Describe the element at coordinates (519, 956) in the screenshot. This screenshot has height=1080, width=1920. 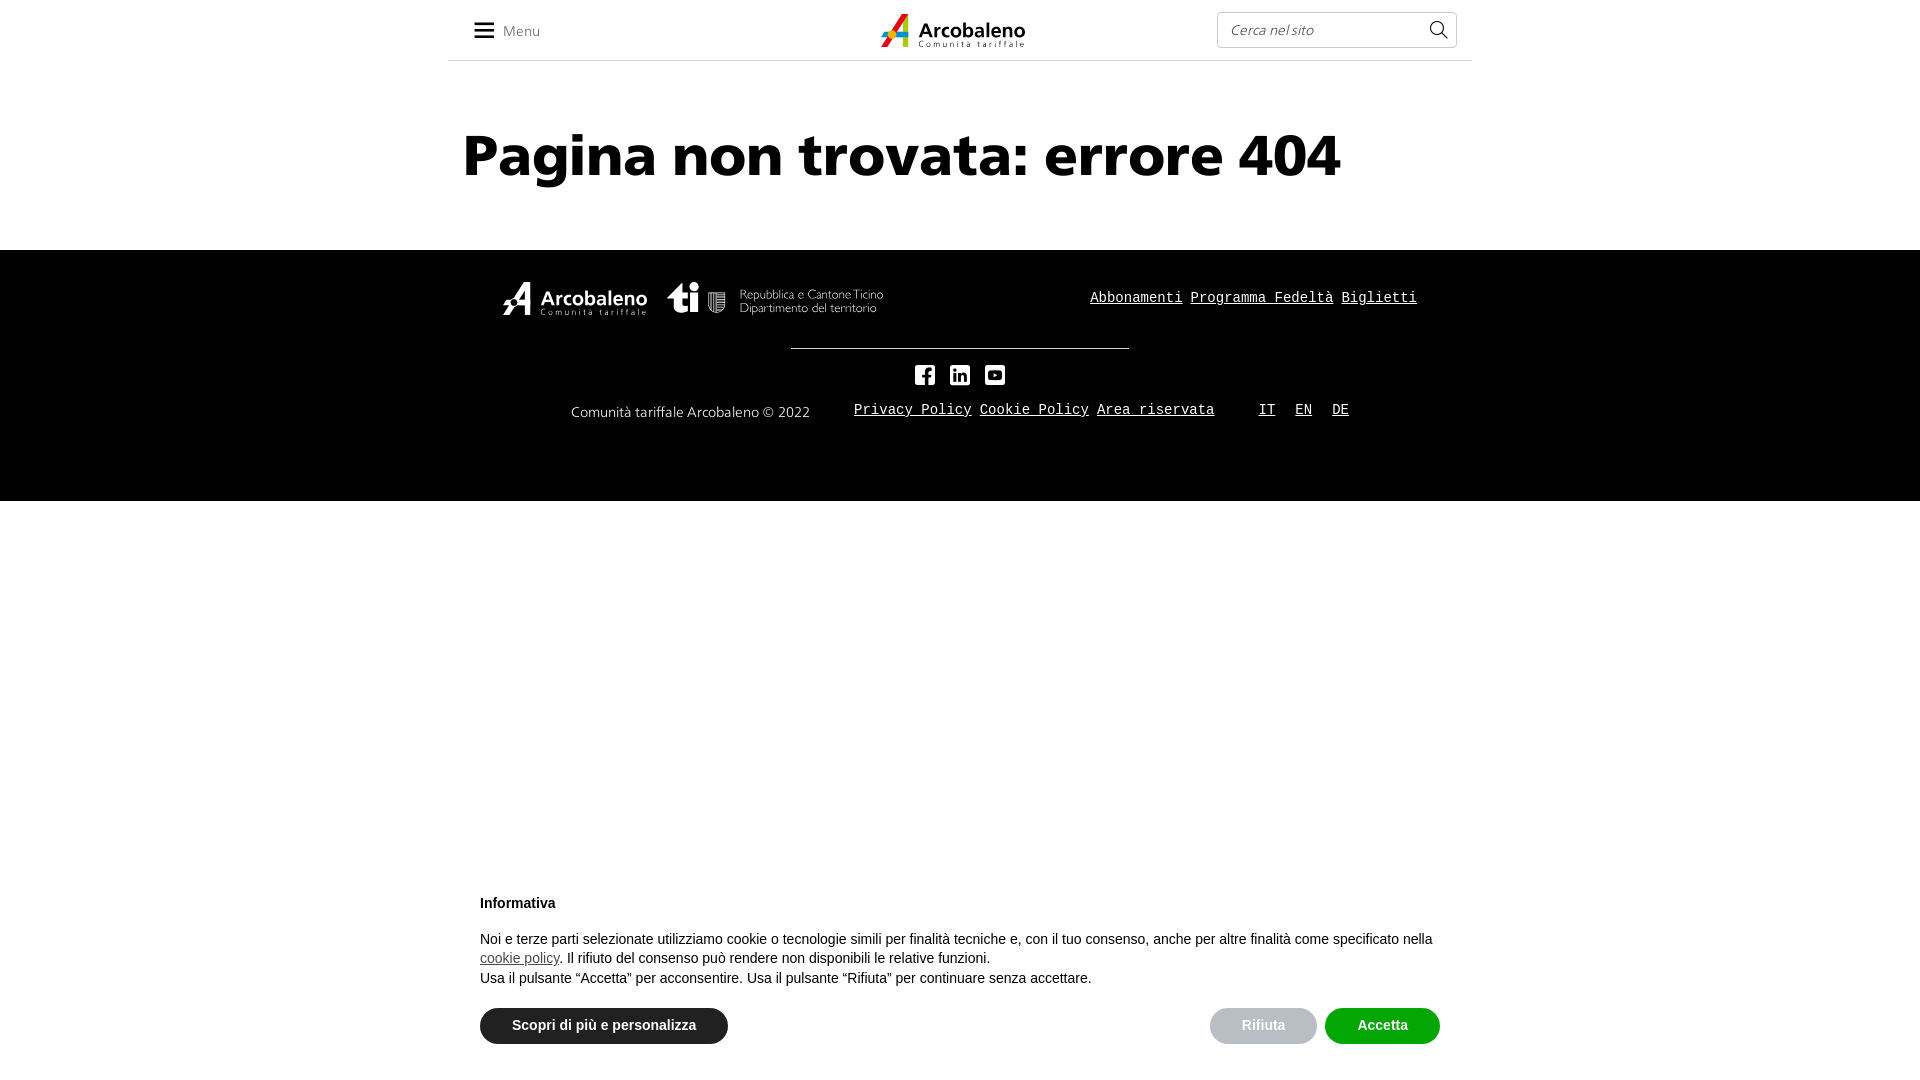
I see `'cookie policy'` at that location.